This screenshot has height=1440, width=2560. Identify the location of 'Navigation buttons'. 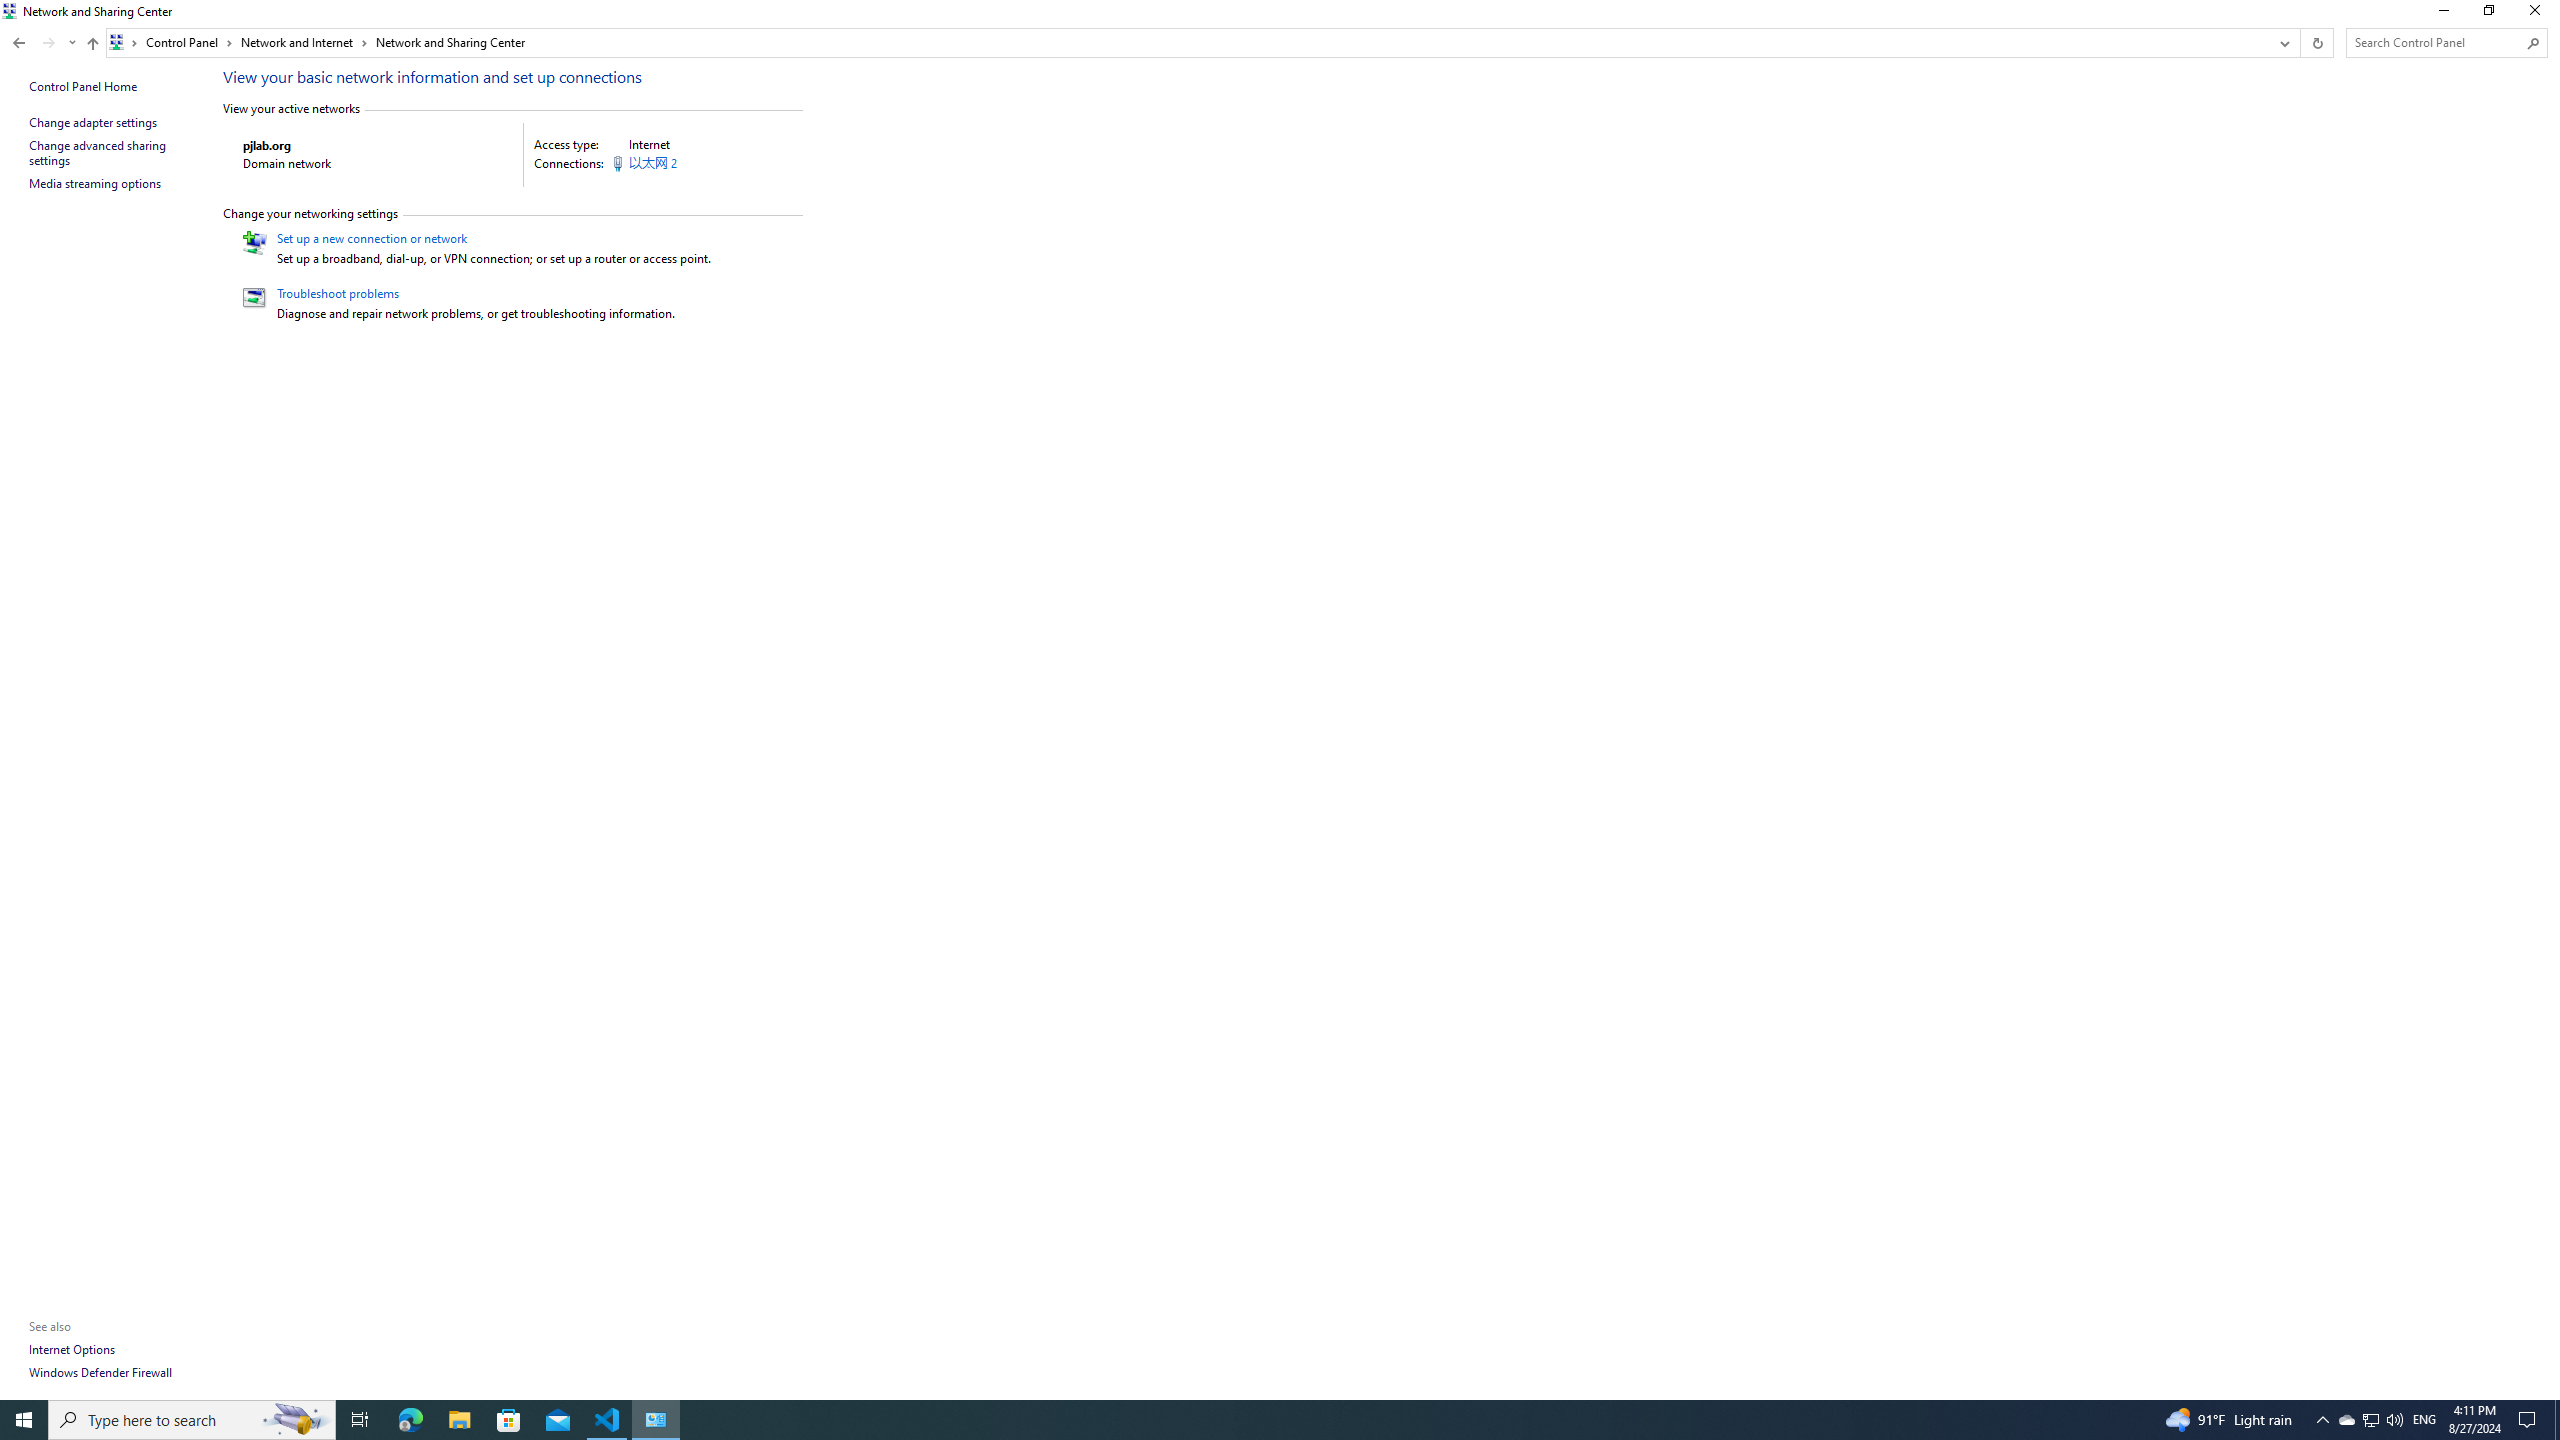
(42, 42).